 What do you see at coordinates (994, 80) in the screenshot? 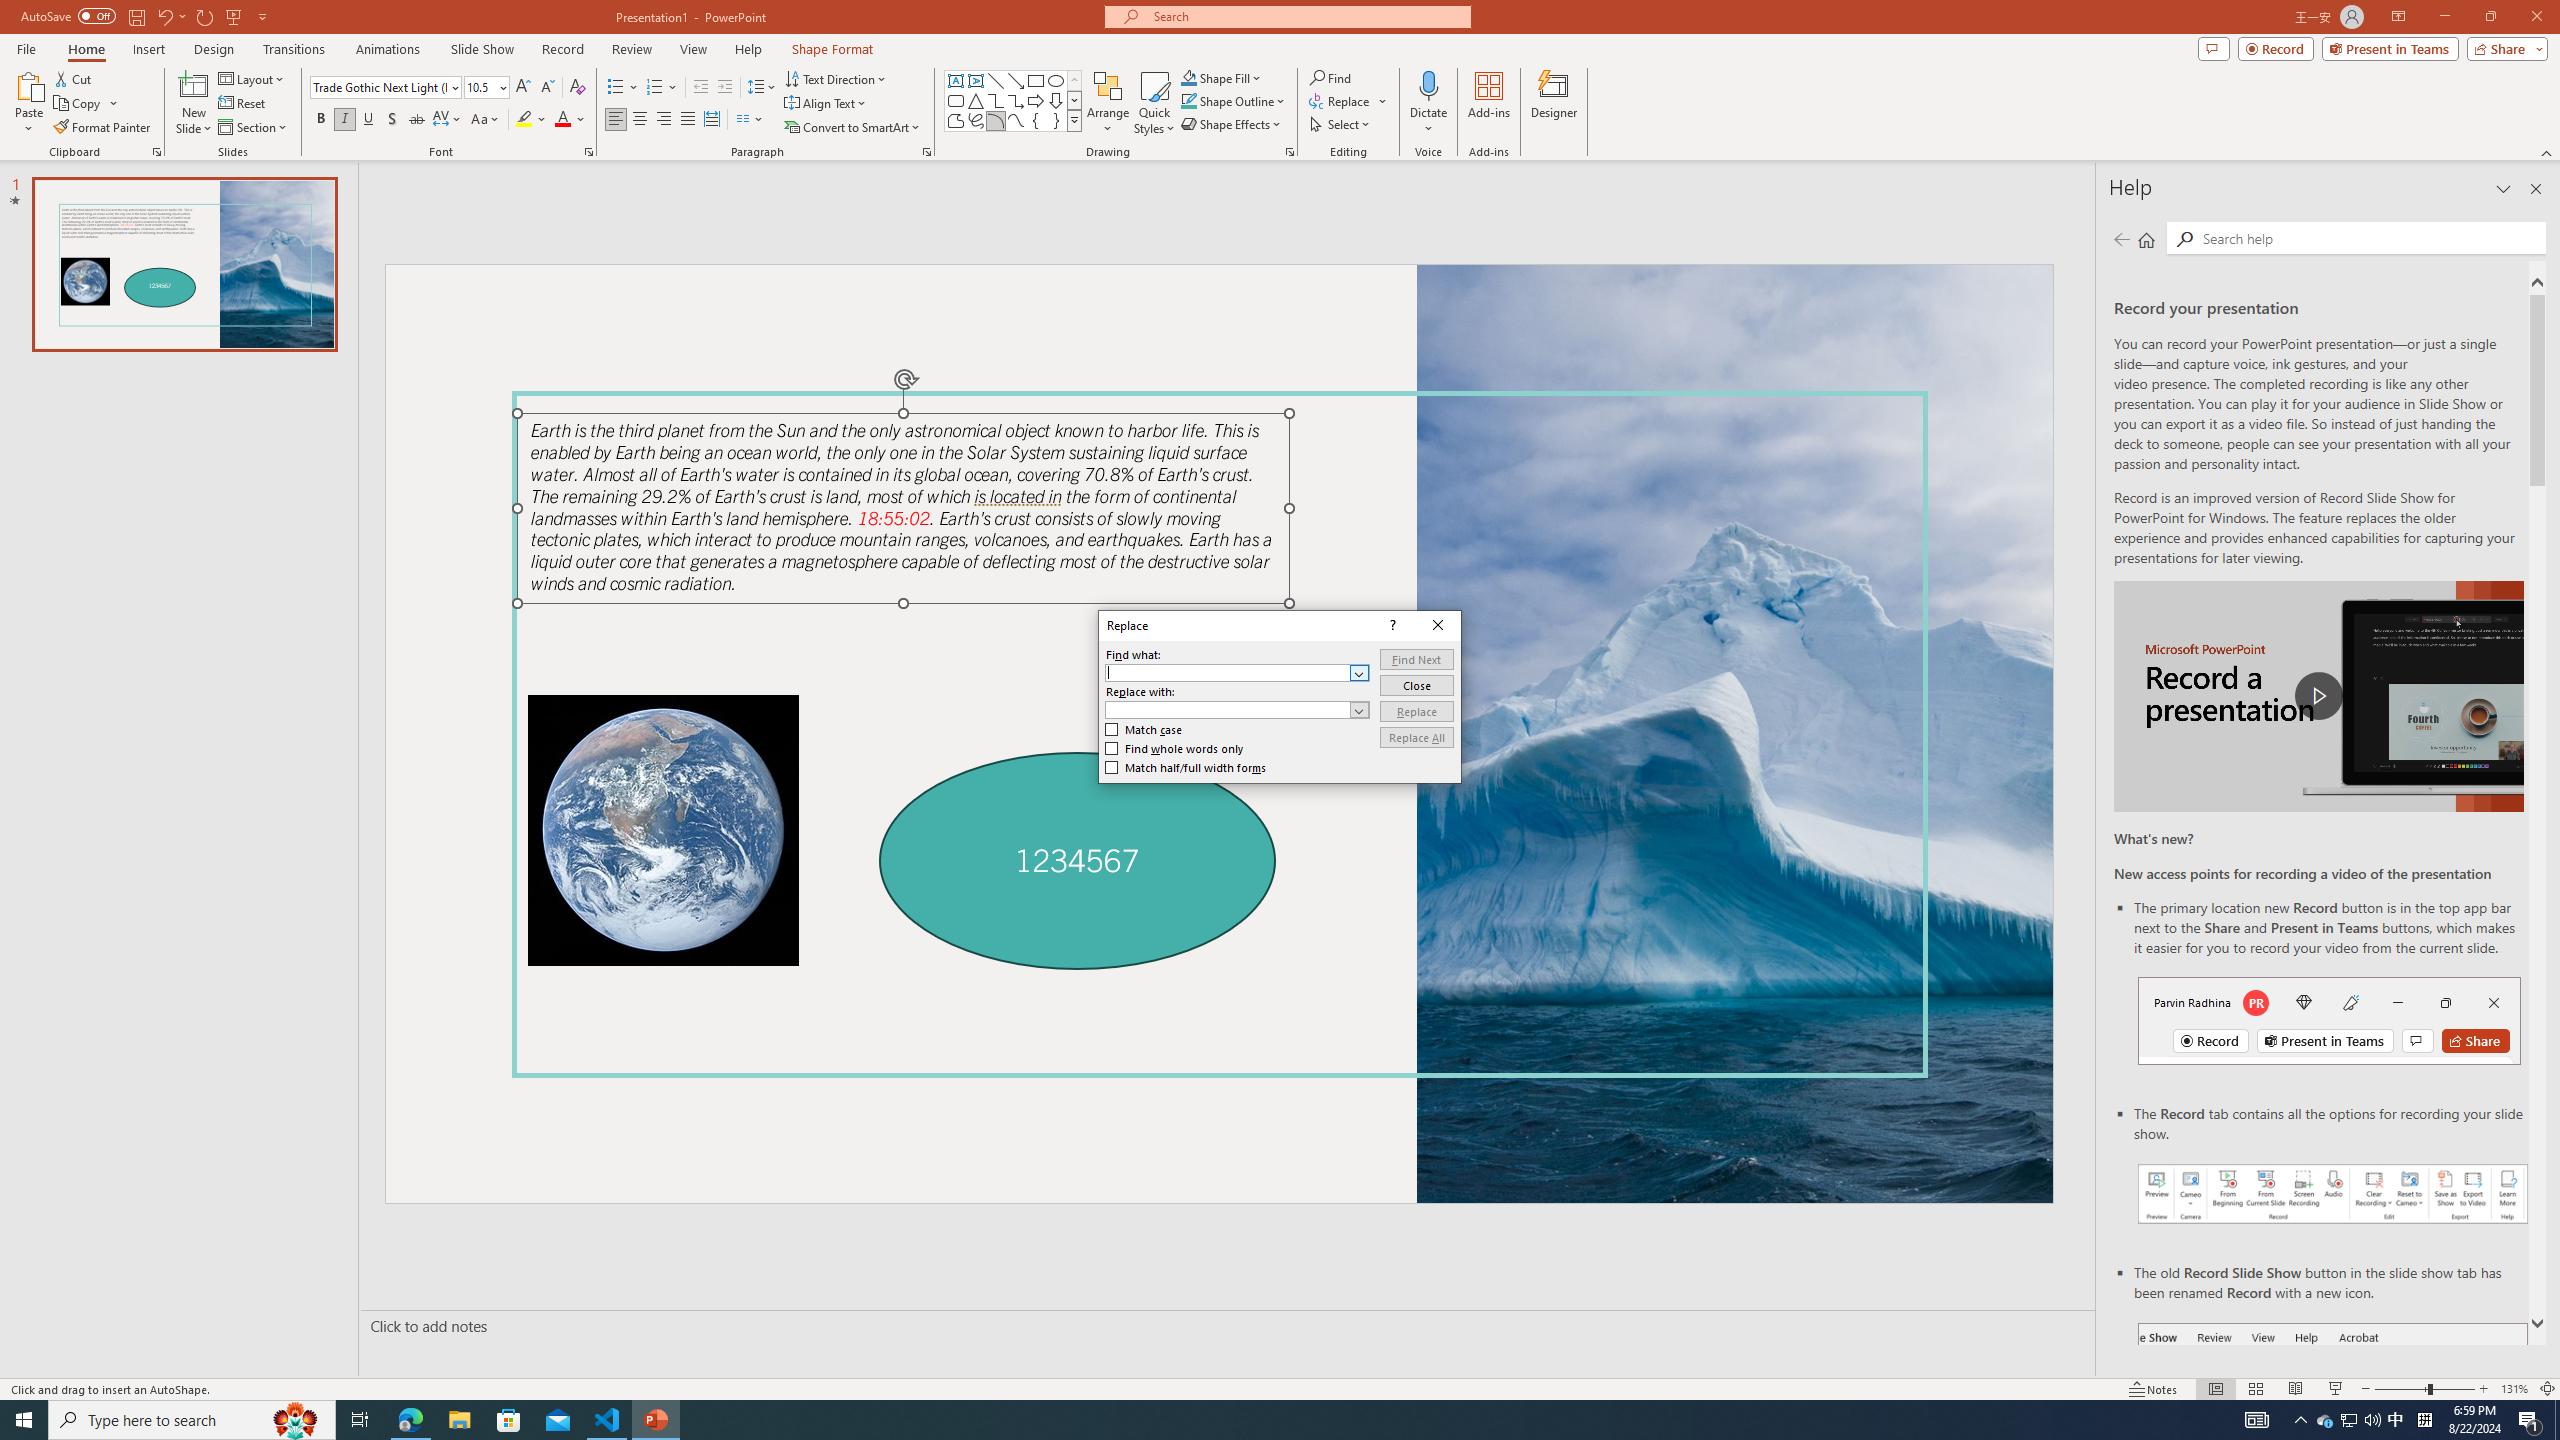
I see `'Line'` at bounding box center [994, 80].